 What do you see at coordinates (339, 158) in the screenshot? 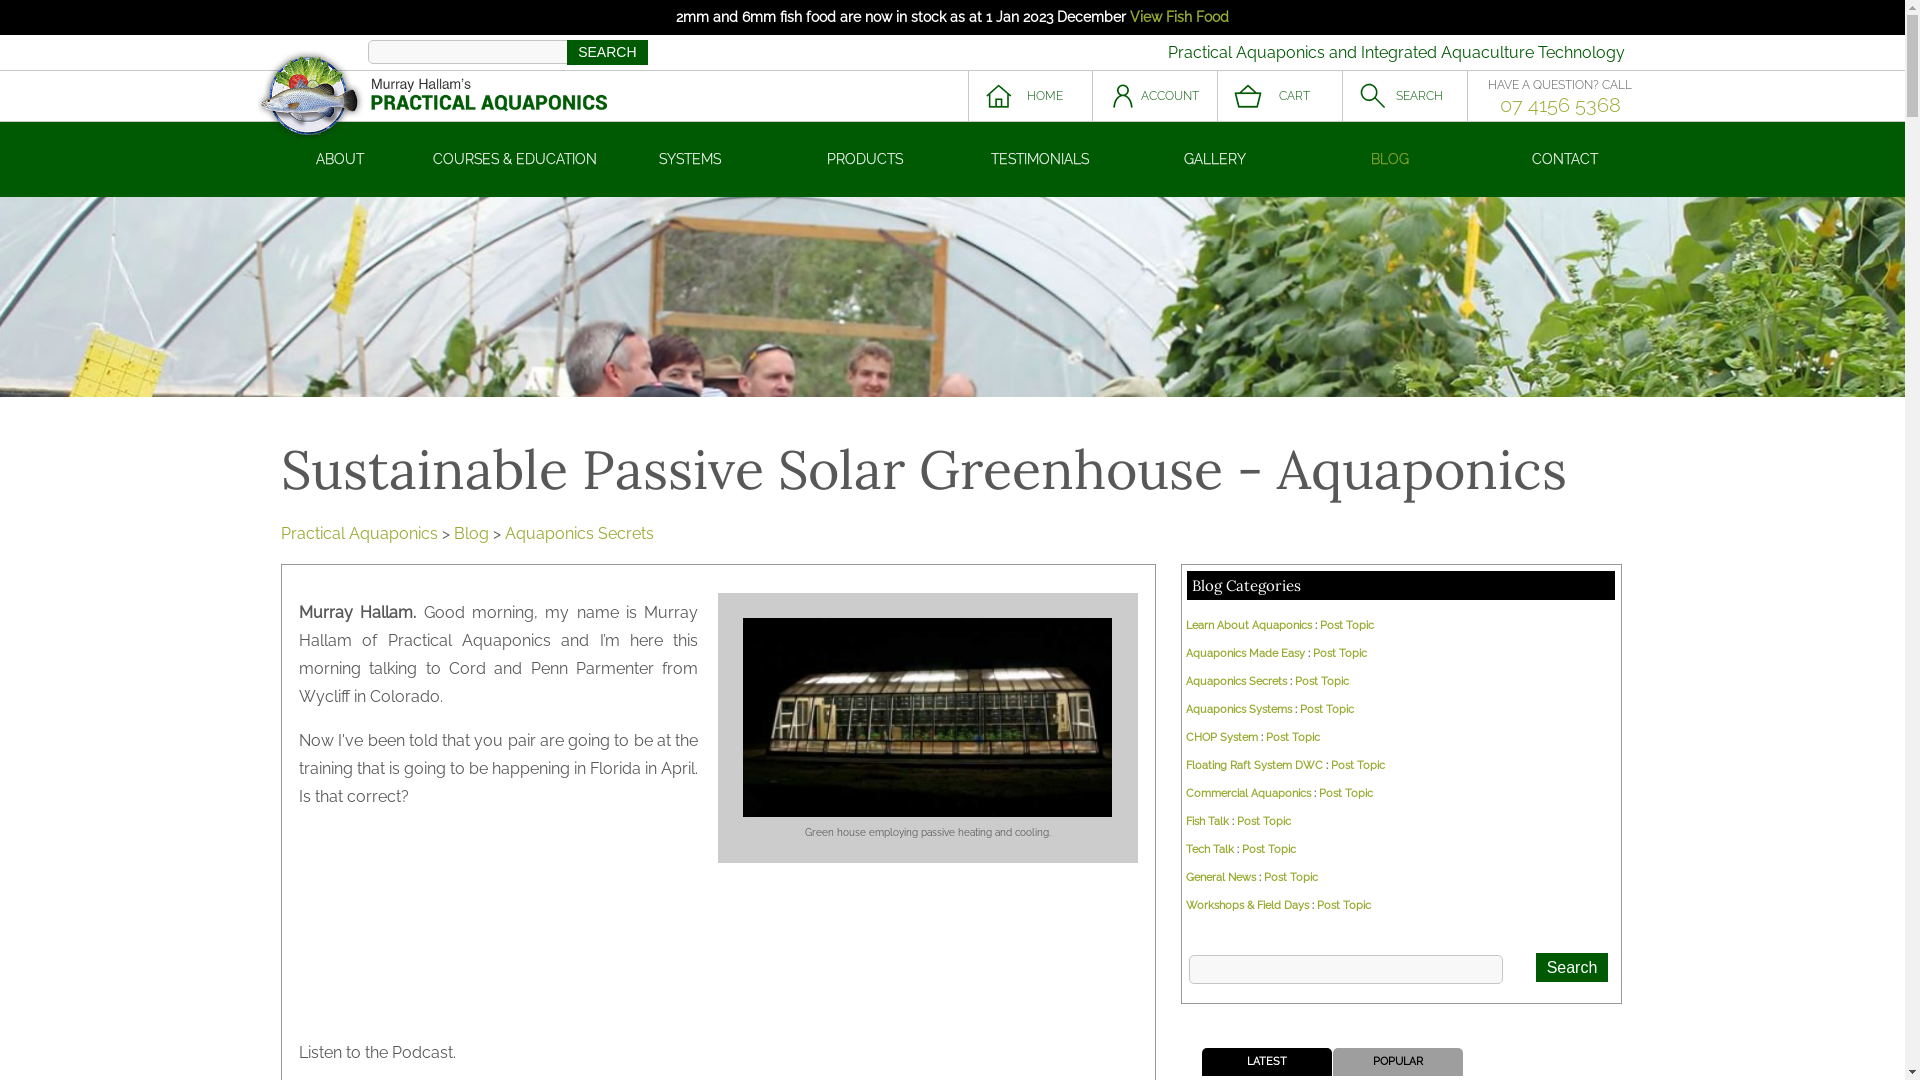
I see `'ABOUT'` at bounding box center [339, 158].